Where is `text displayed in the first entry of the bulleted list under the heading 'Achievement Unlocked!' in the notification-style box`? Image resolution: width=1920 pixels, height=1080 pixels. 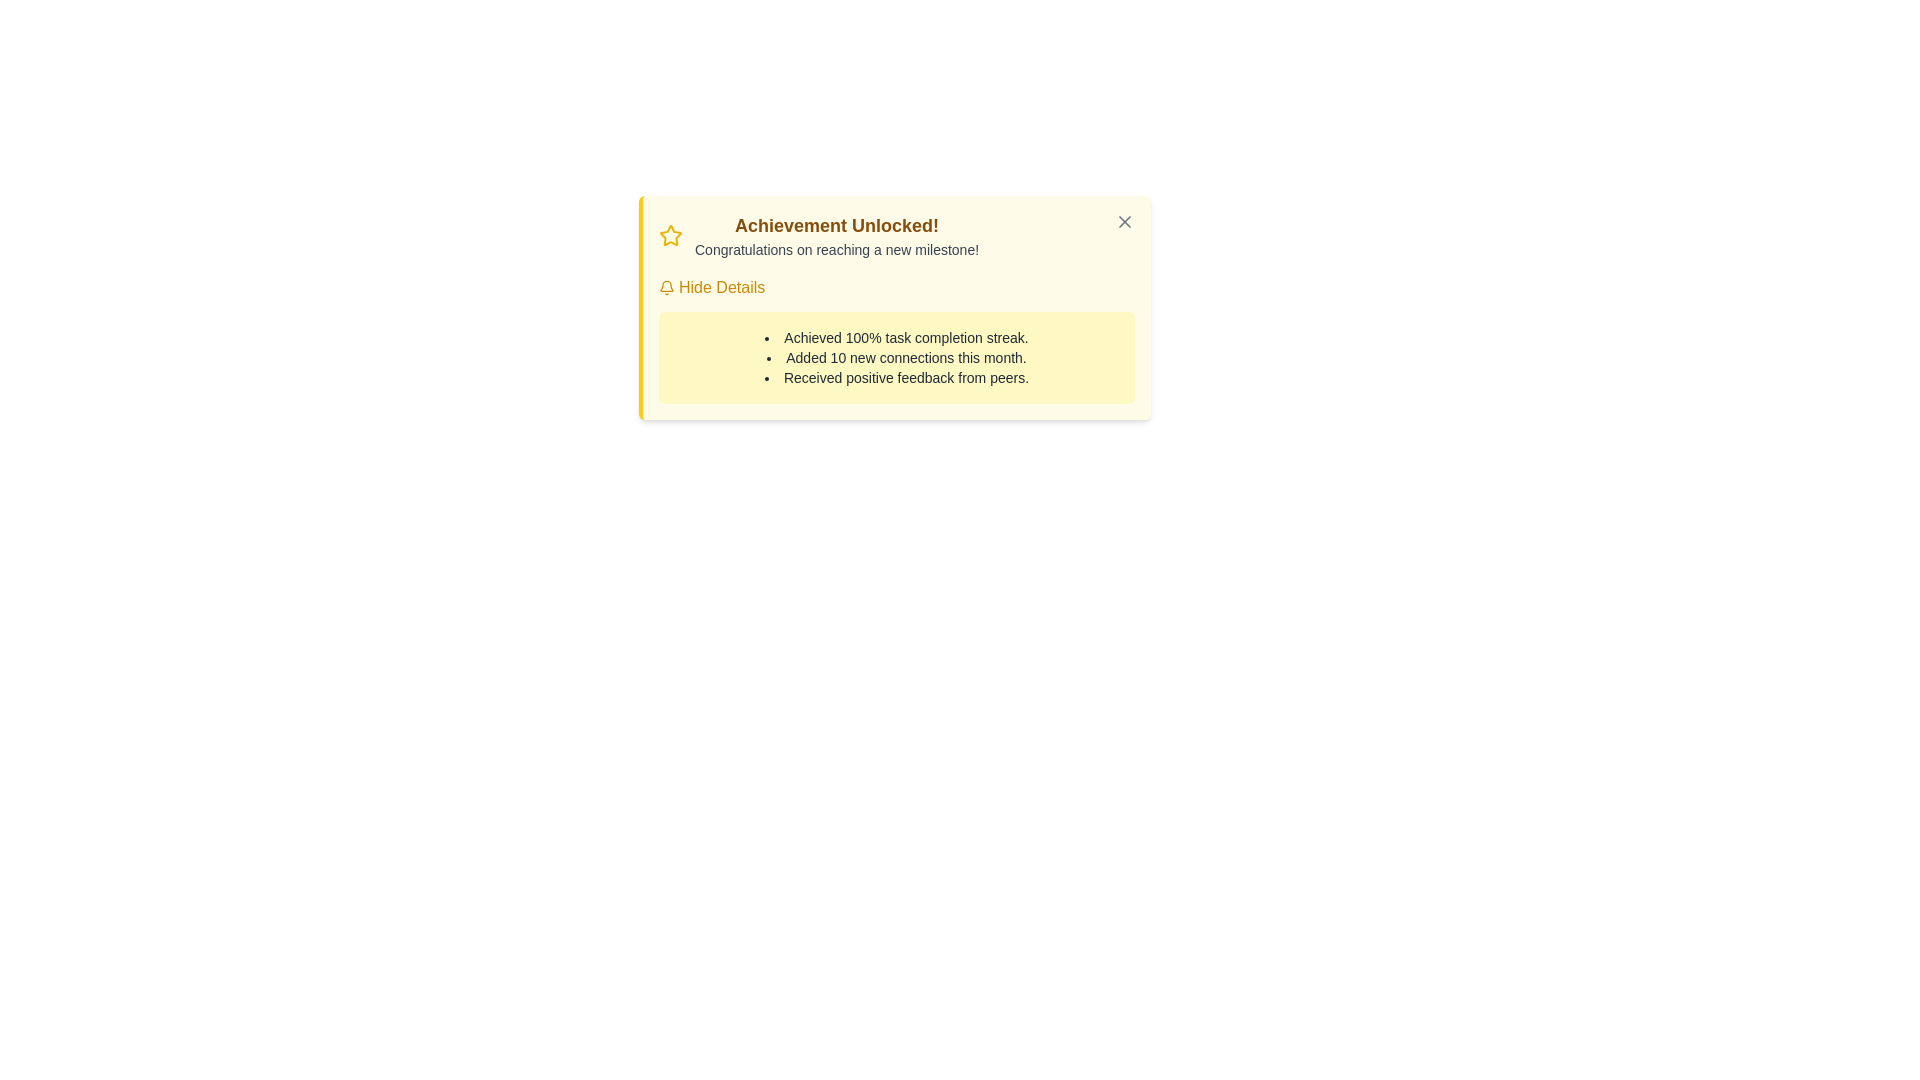 text displayed in the first entry of the bulleted list under the heading 'Achievement Unlocked!' in the notification-style box is located at coordinates (896, 337).